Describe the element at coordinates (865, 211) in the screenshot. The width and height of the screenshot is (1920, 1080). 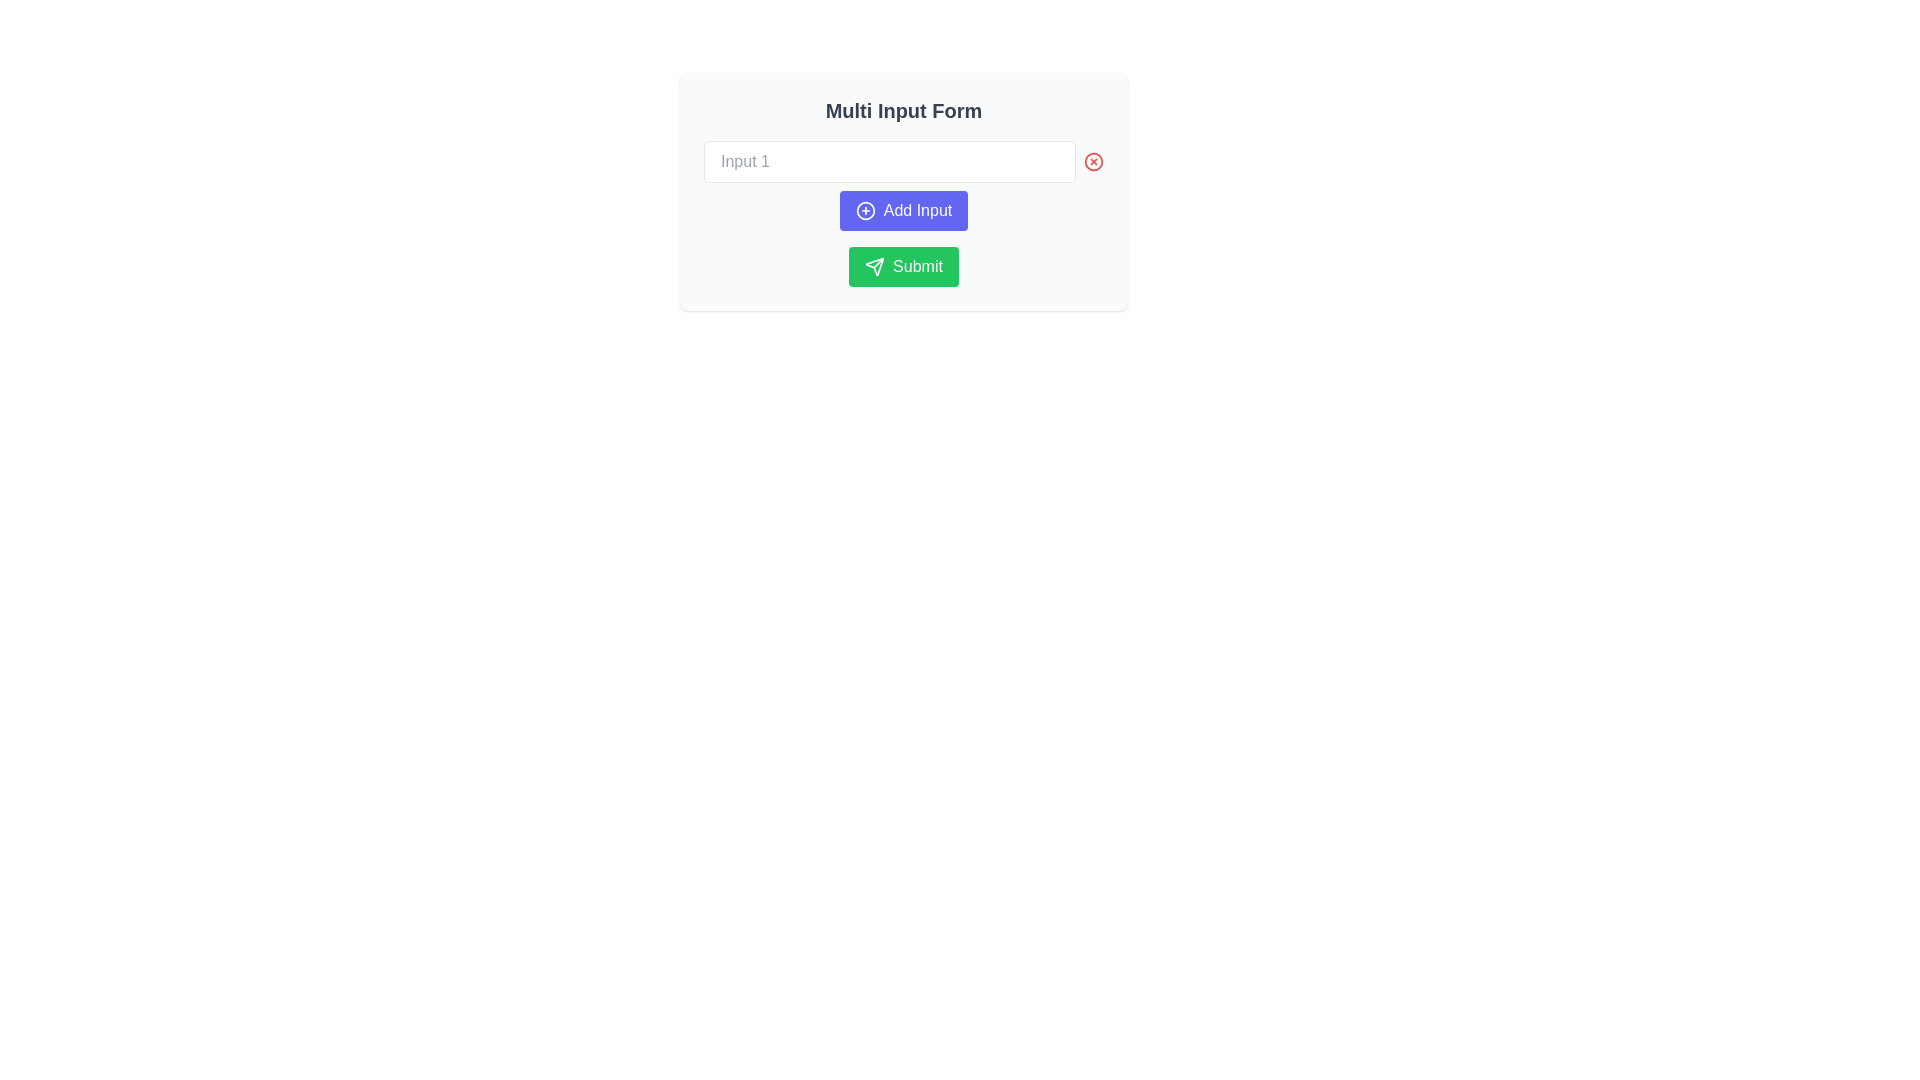
I see `the circular icon with a plus sign located within the 'Add Input' button, positioned to the left of the text 'Add Input'` at that location.